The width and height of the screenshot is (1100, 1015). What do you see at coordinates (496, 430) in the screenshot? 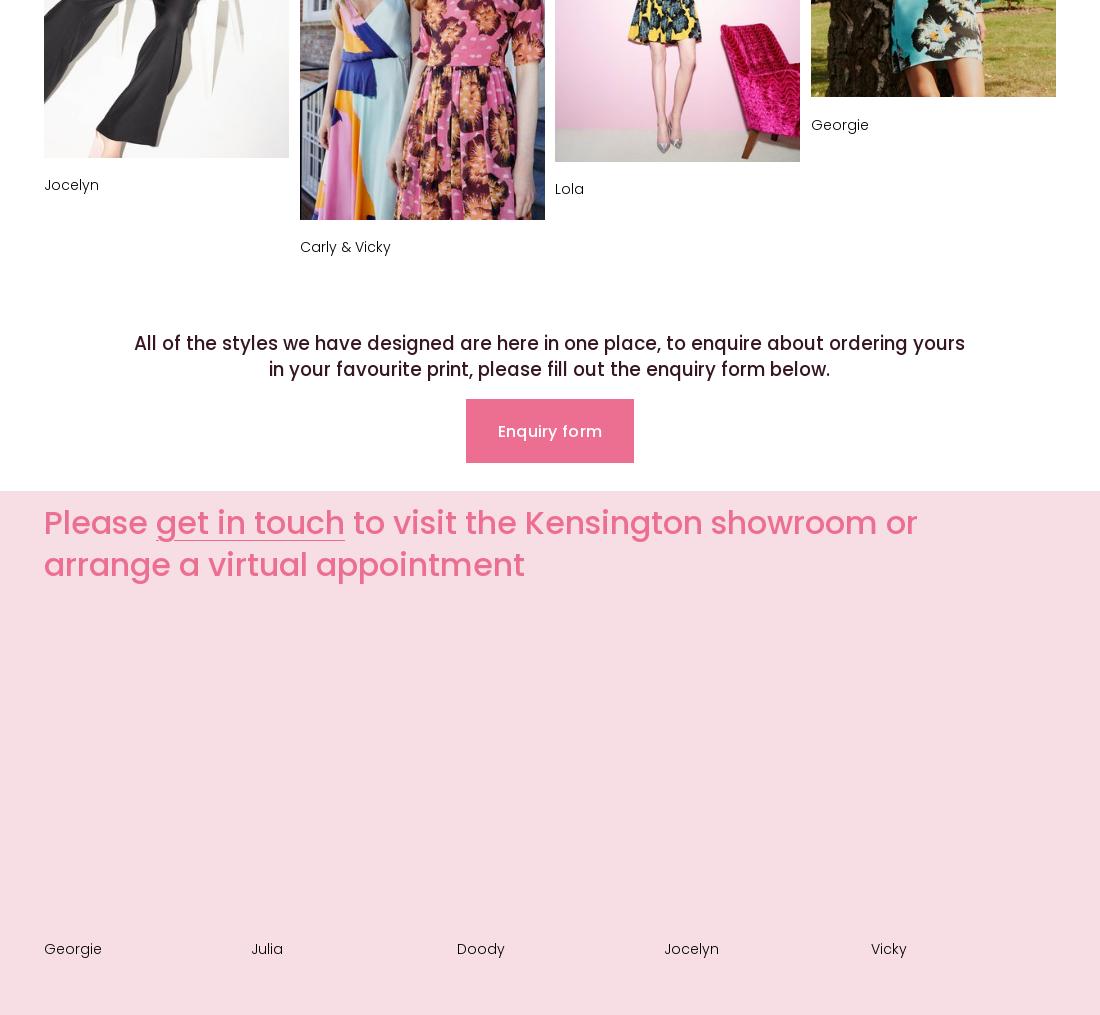
I see `'Enquiry form'` at bounding box center [496, 430].